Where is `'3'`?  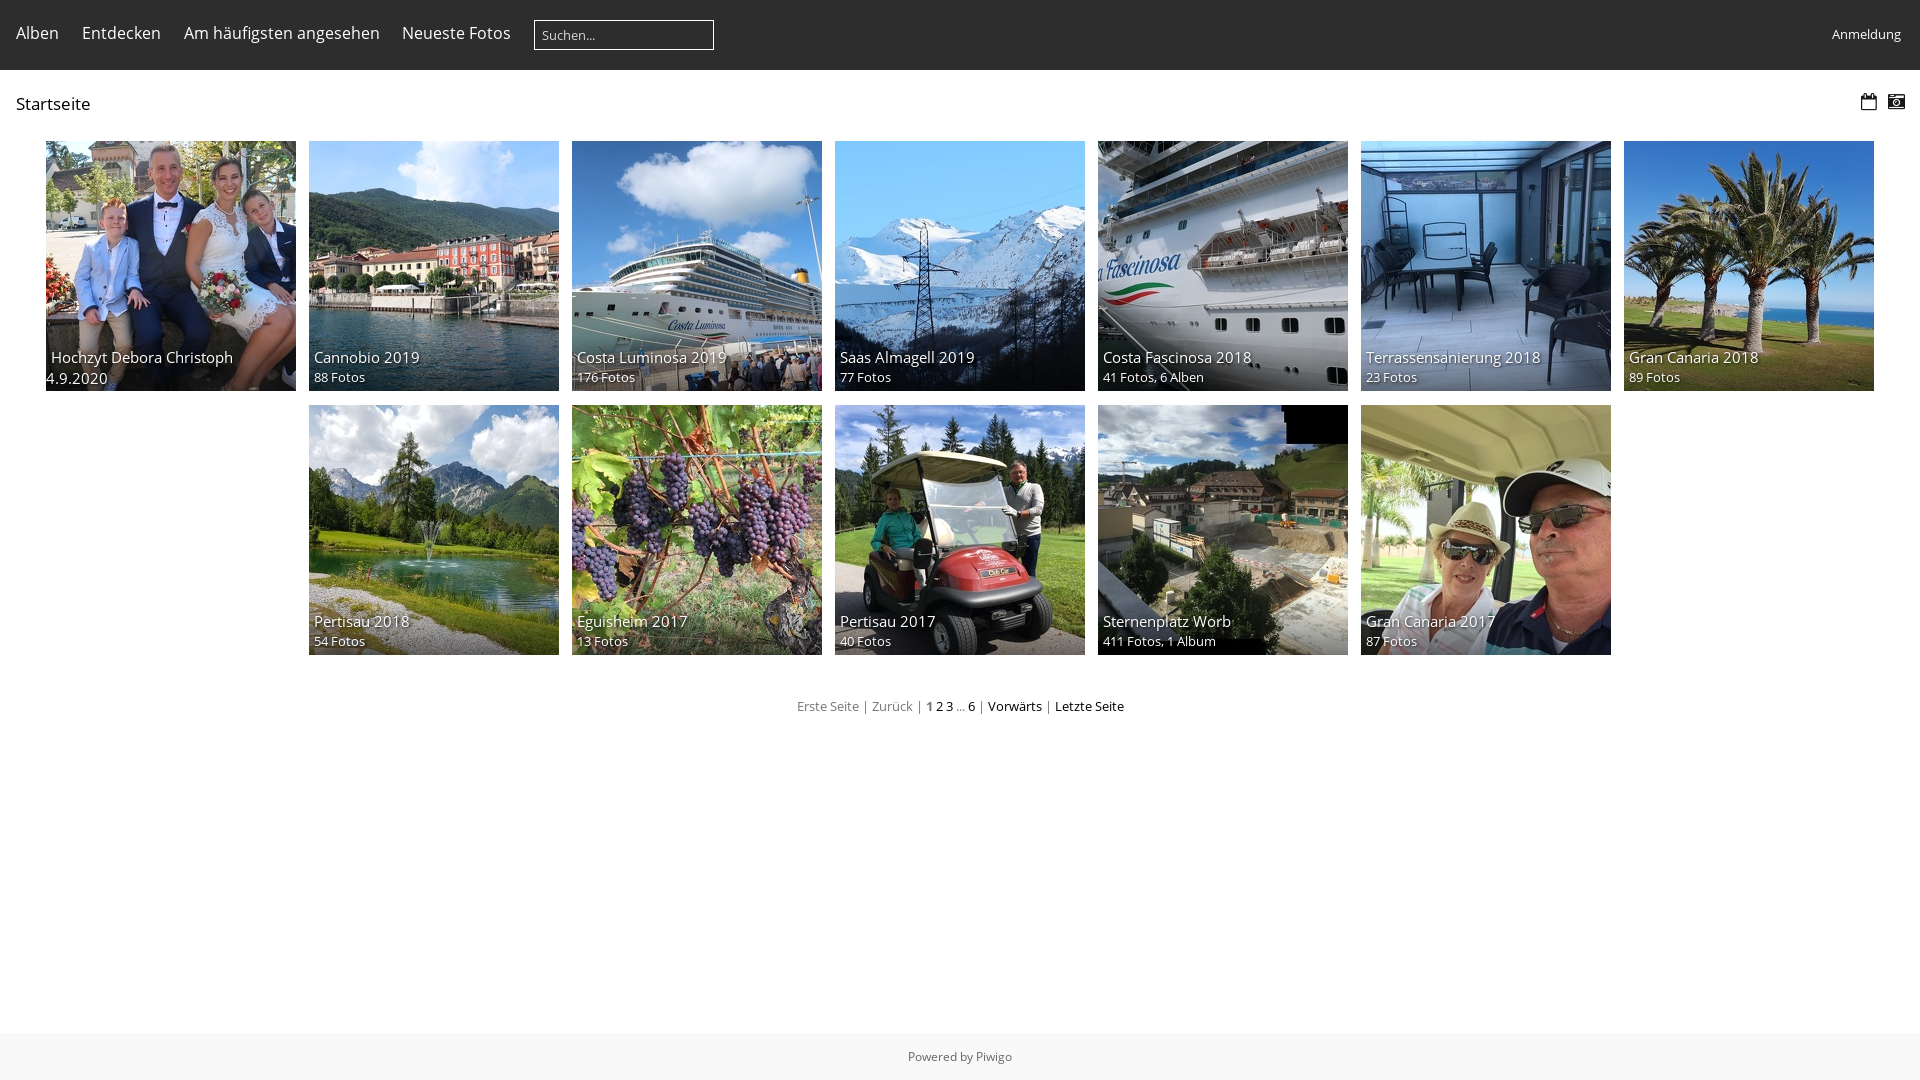 '3' is located at coordinates (948, 704).